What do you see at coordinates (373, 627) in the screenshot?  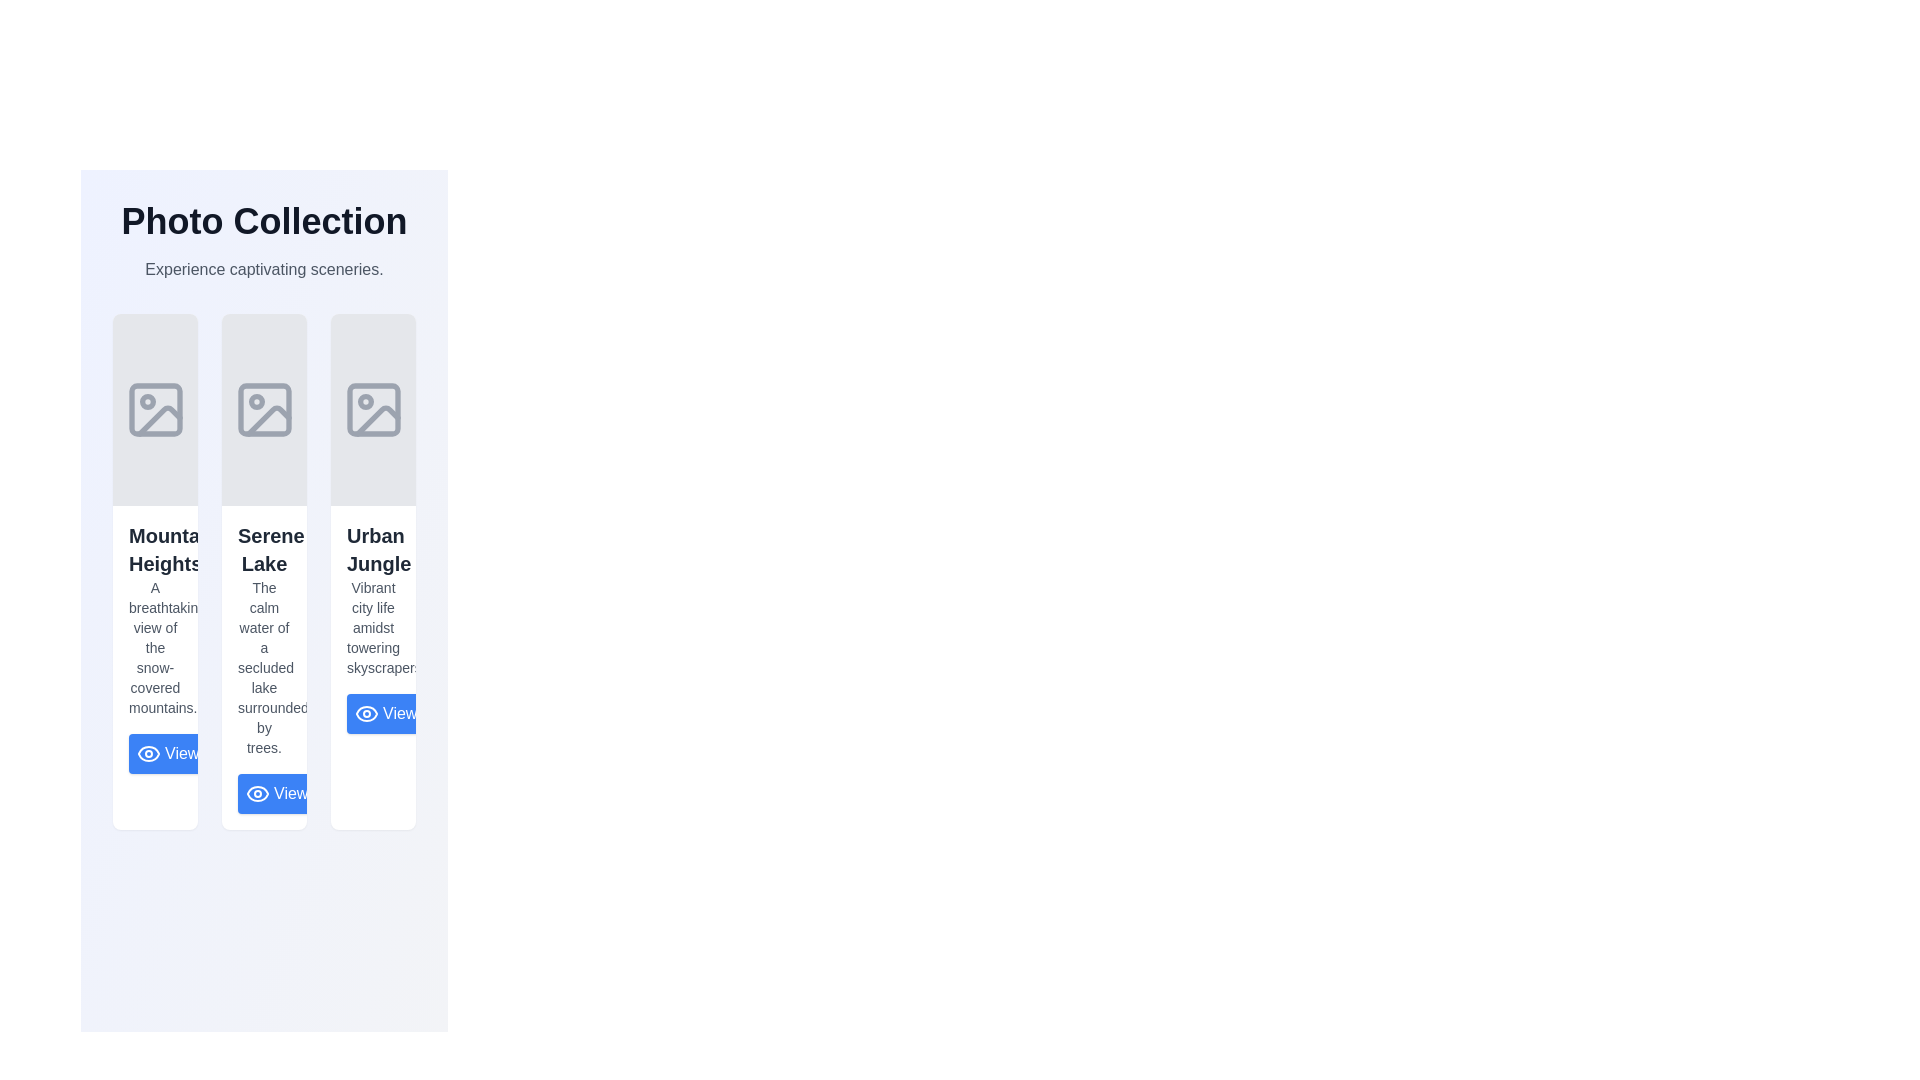 I see `the text block that provides a descriptive title and short description in the third card of the horizontally aligned list, located beneath the image placeholder and above the blue buttons labeled 'View'` at bounding box center [373, 627].